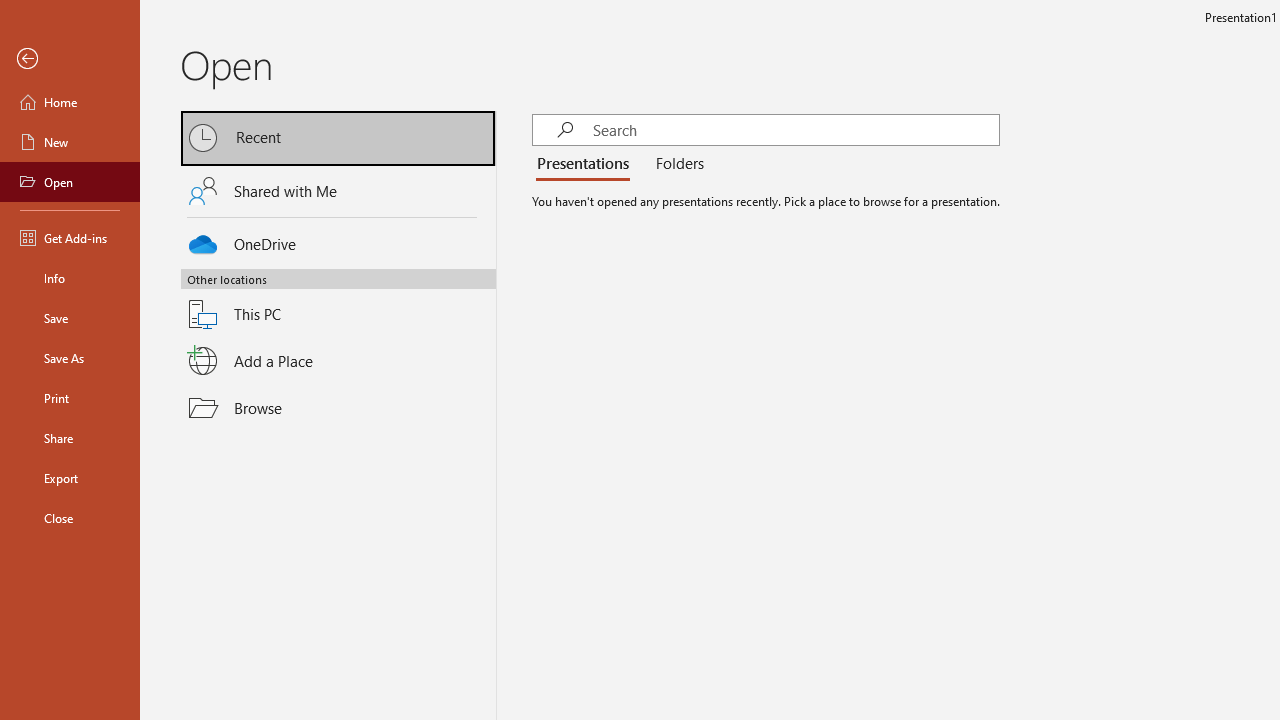 Image resolution: width=1280 pixels, height=720 pixels. What do you see at coordinates (338, 302) in the screenshot?
I see `'This PC'` at bounding box center [338, 302].